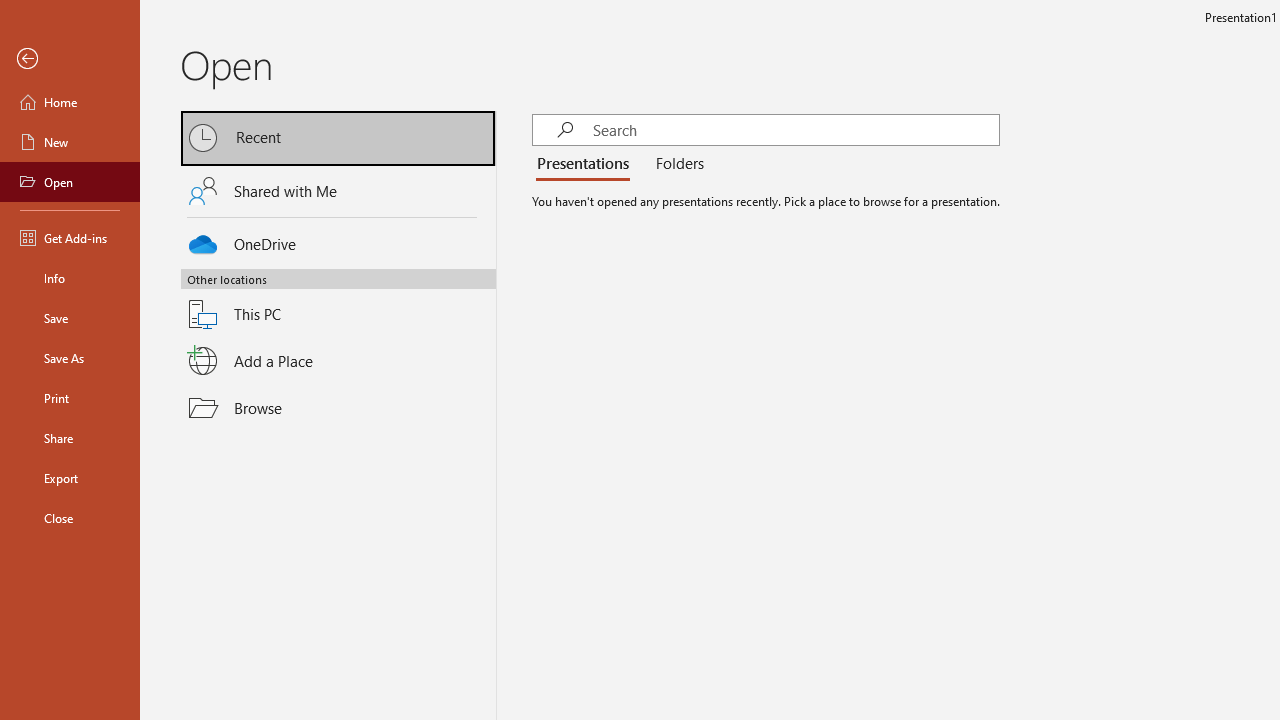 Image resolution: width=1280 pixels, height=720 pixels. What do you see at coordinates (338, 302) in the screenshot?
I see `'This PC'` at bounding box center [338, 302].